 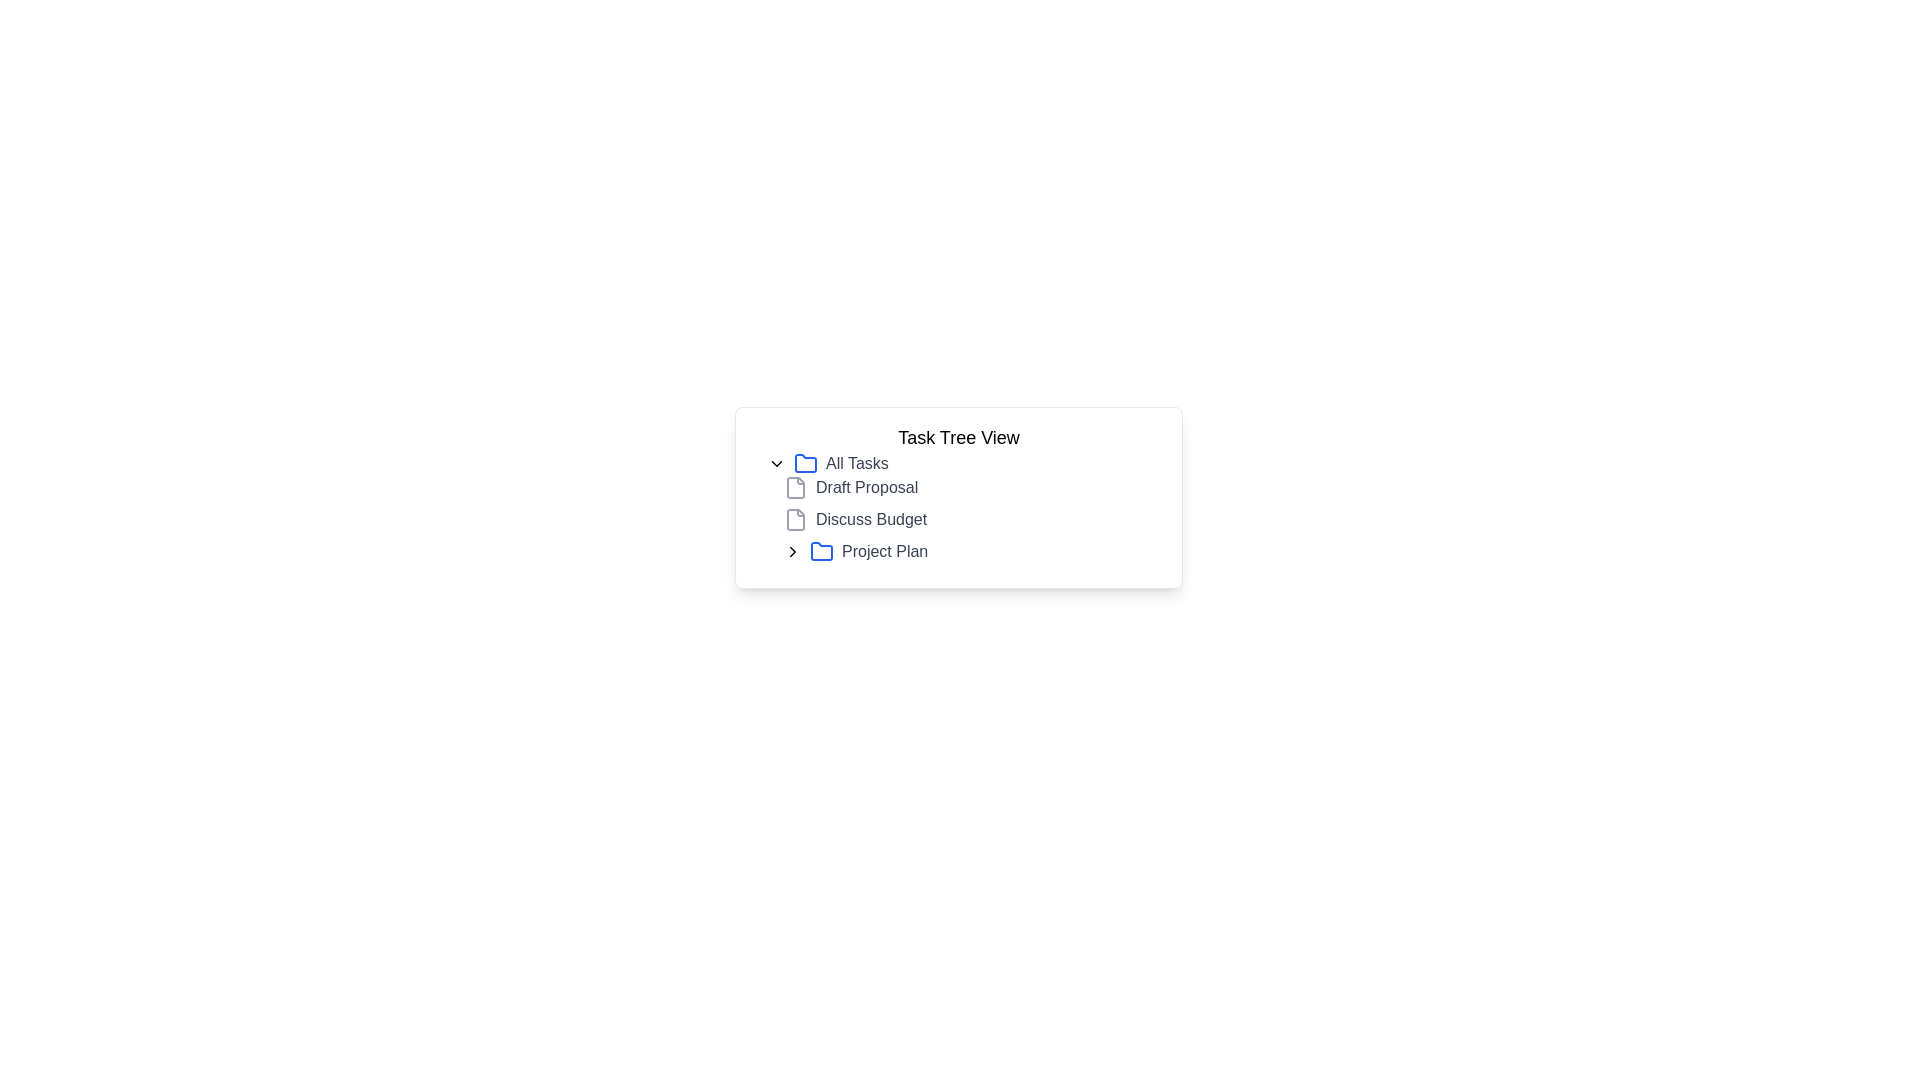 What do you see at coordinates (871, 519) in the screenshot?
I see `the content of the text label displaying 'Discuss Budget' in dark gray color, which is the third item in the list under the 'All Tasks' node in the 'Task Tree View.'` at bounding box center [871, 519].